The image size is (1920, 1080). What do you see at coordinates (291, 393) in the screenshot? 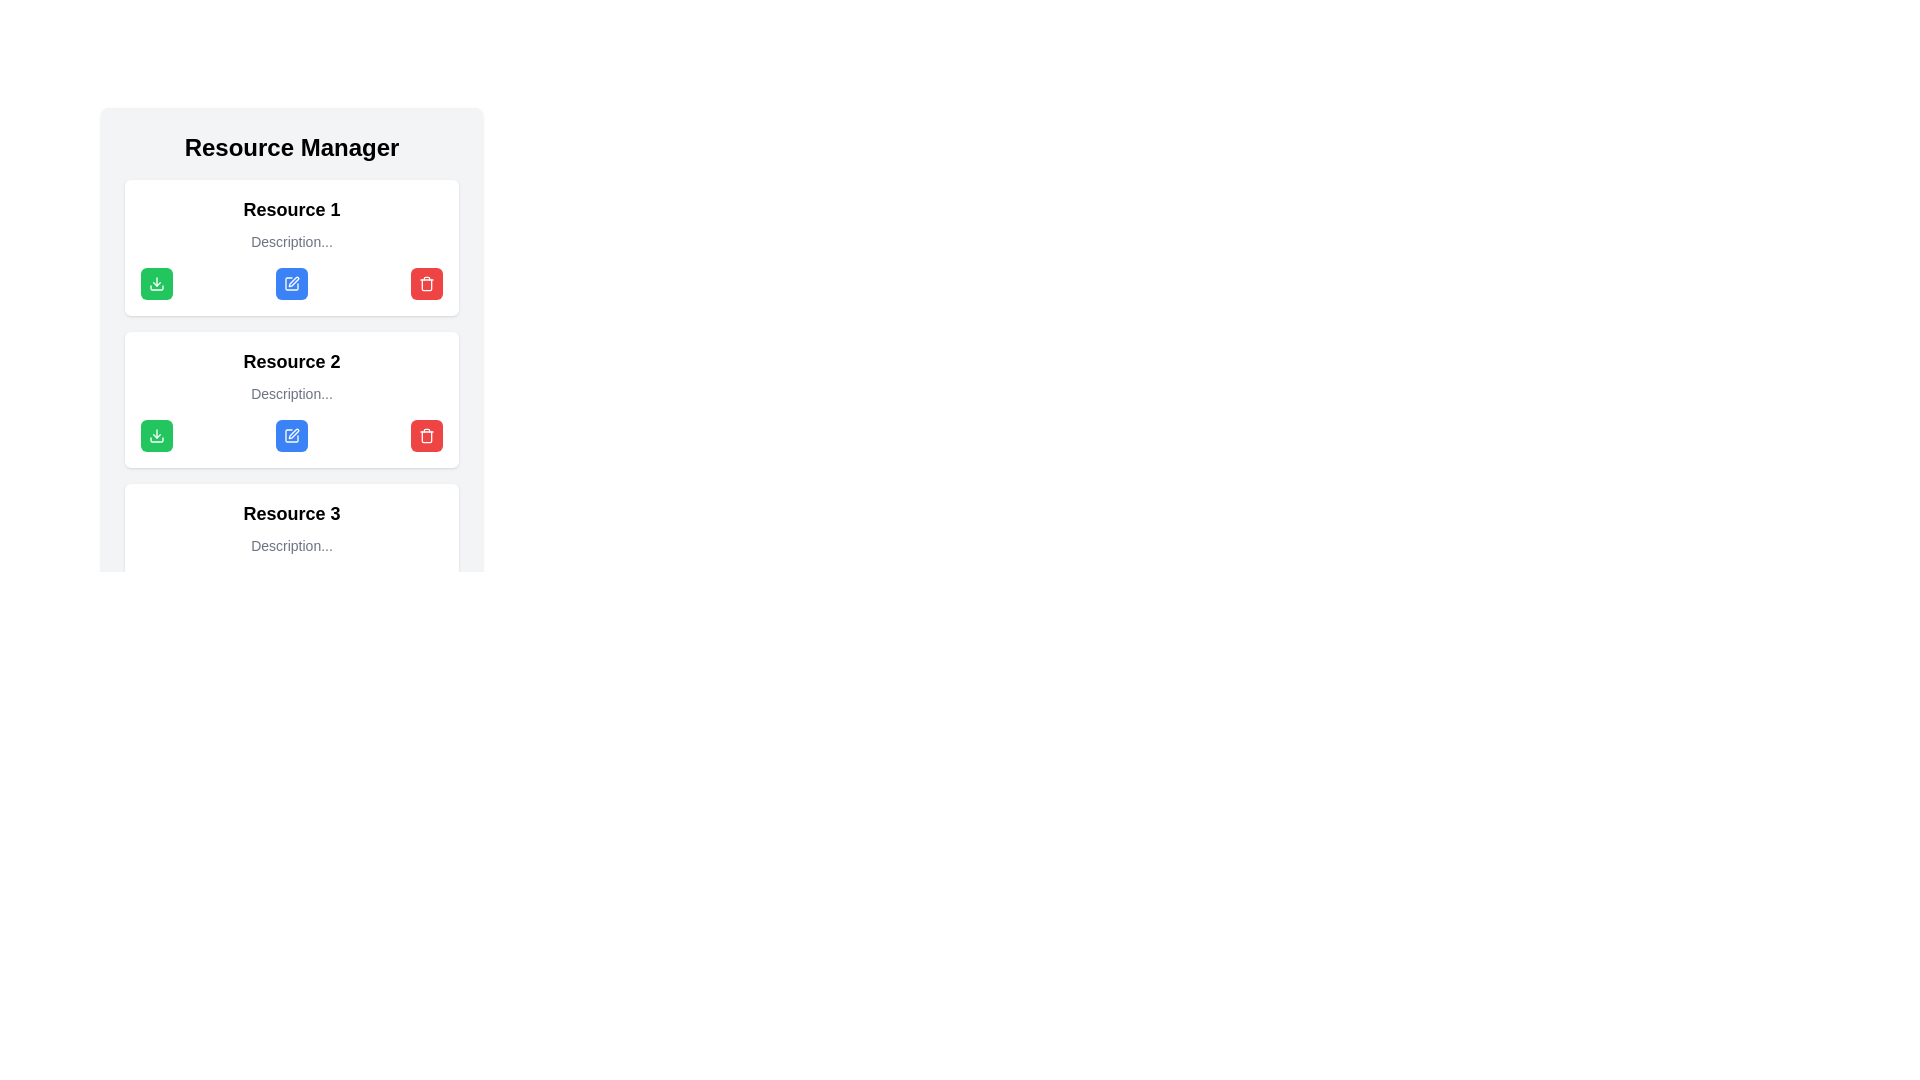
I see `the static text label displaying 'Description...' located beneath the 'Resource 2' header` at bounding box center [291, 393].